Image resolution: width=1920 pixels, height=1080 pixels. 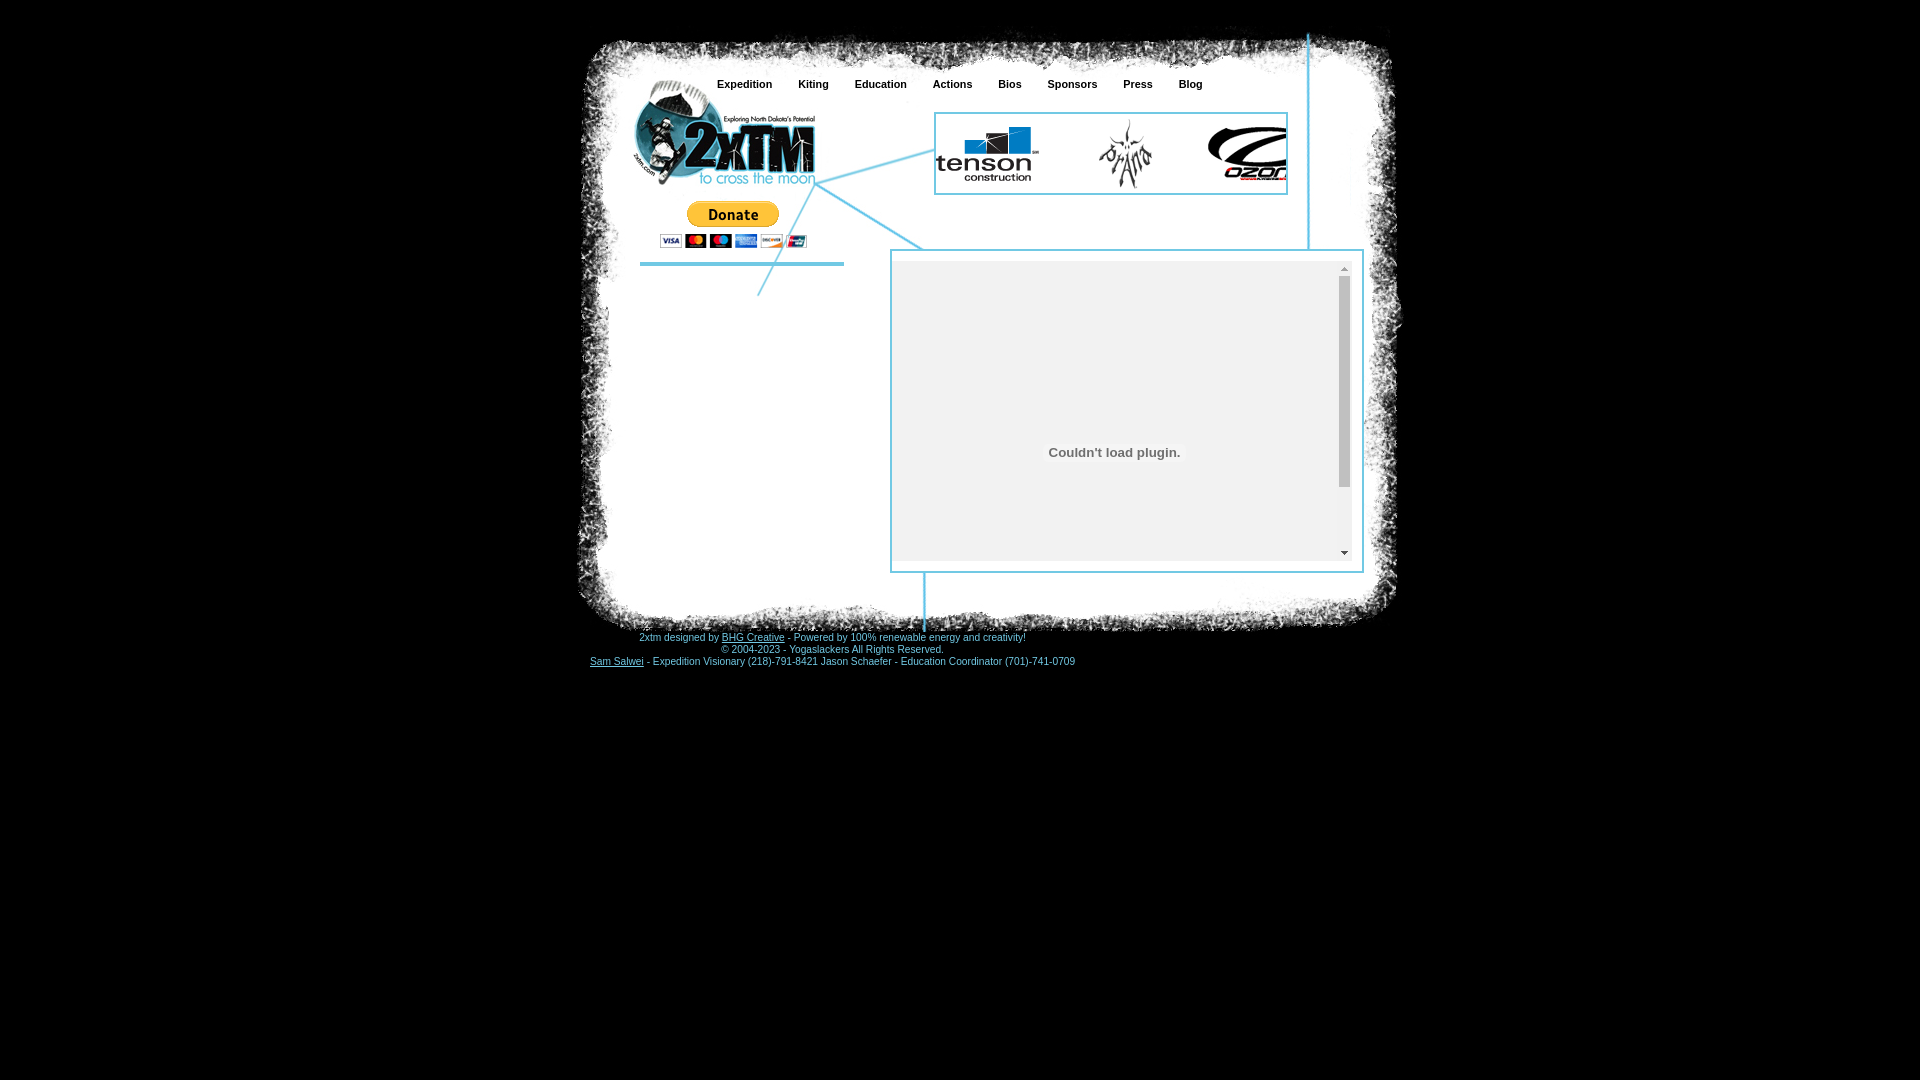 What do you see at coordinates (949, 83) in the screenshot?
I see `'Actions'` at bounding box center [949, 83].